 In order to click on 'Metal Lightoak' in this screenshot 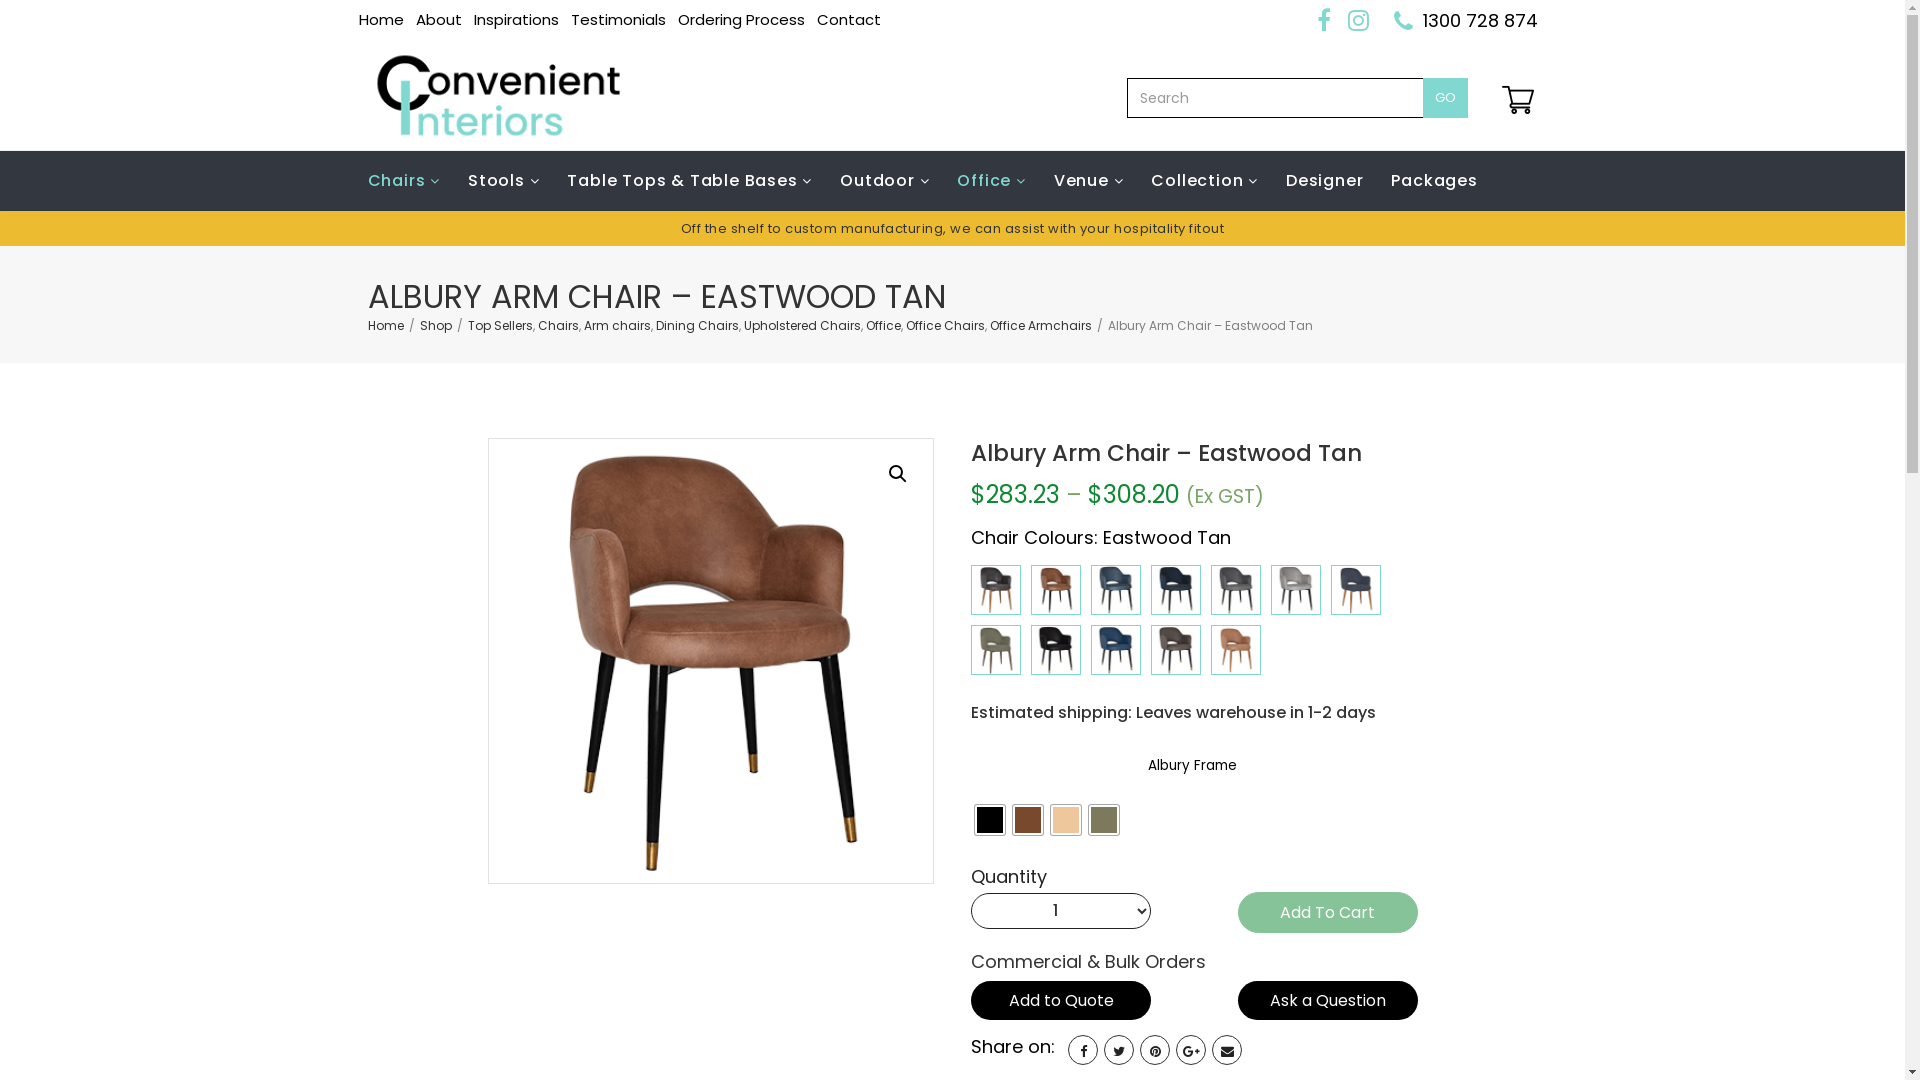, I will do `click(1064, 820)`.